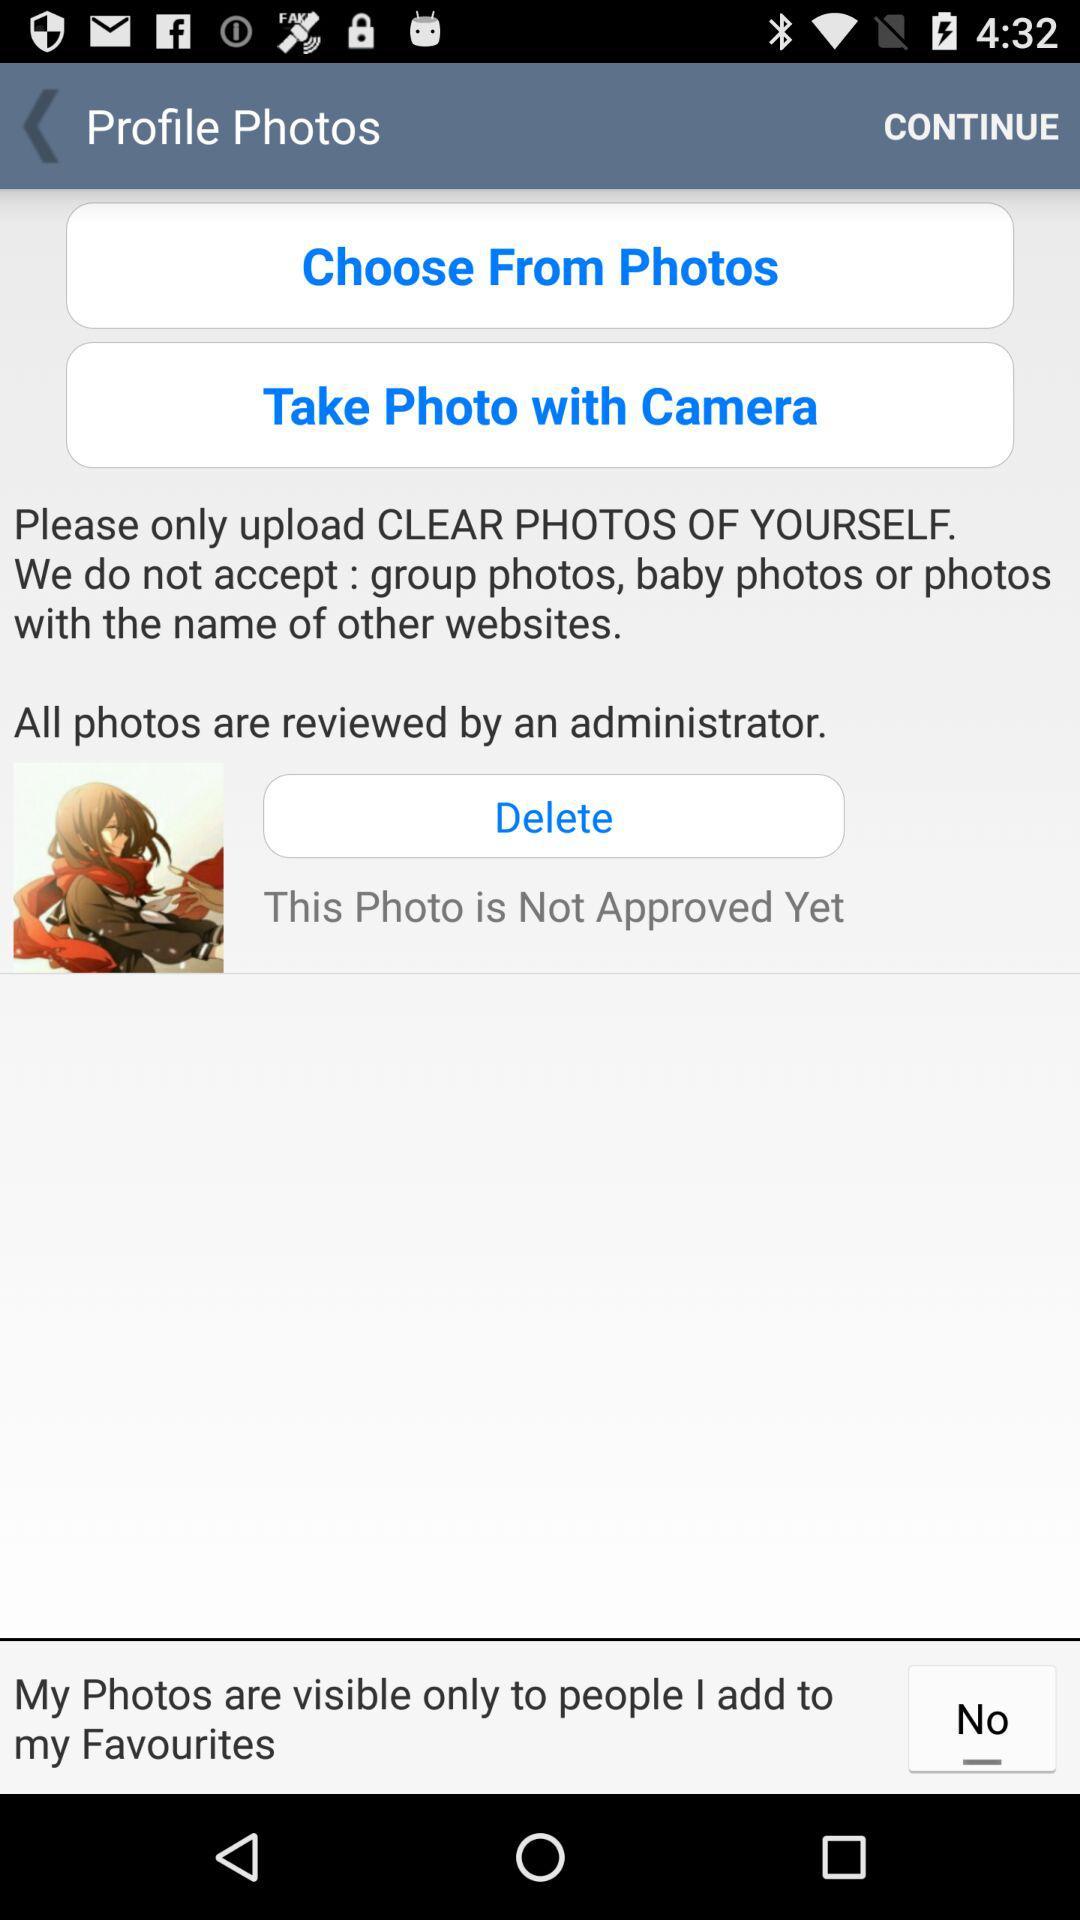 Image resolution: width=1080 pixels, height=1920 pixels. What do you see at coordinates (553, 816) in the screenshot?
I see `the item below please only upload item` at bounding box center [553, 816].